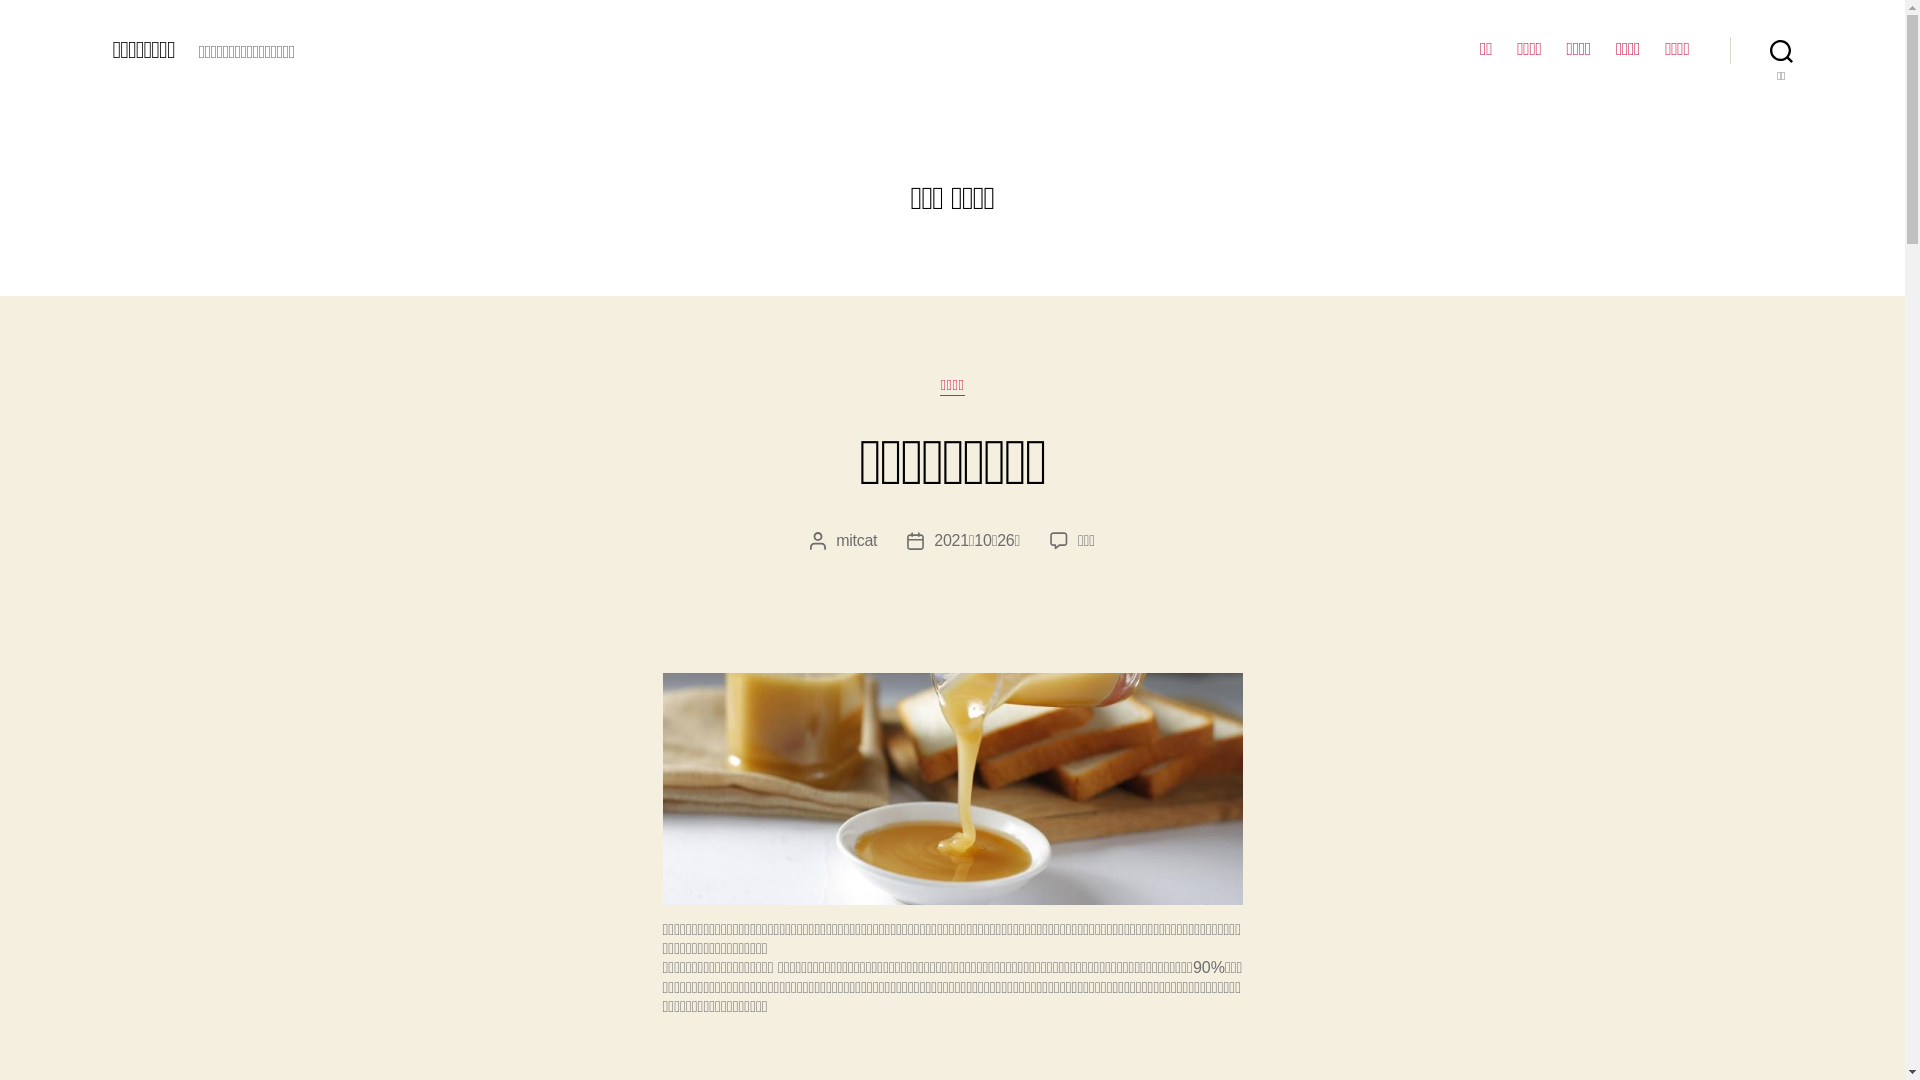 The image size is (1920, 1080). I want to click on 'mitcat', so click(856, 540).